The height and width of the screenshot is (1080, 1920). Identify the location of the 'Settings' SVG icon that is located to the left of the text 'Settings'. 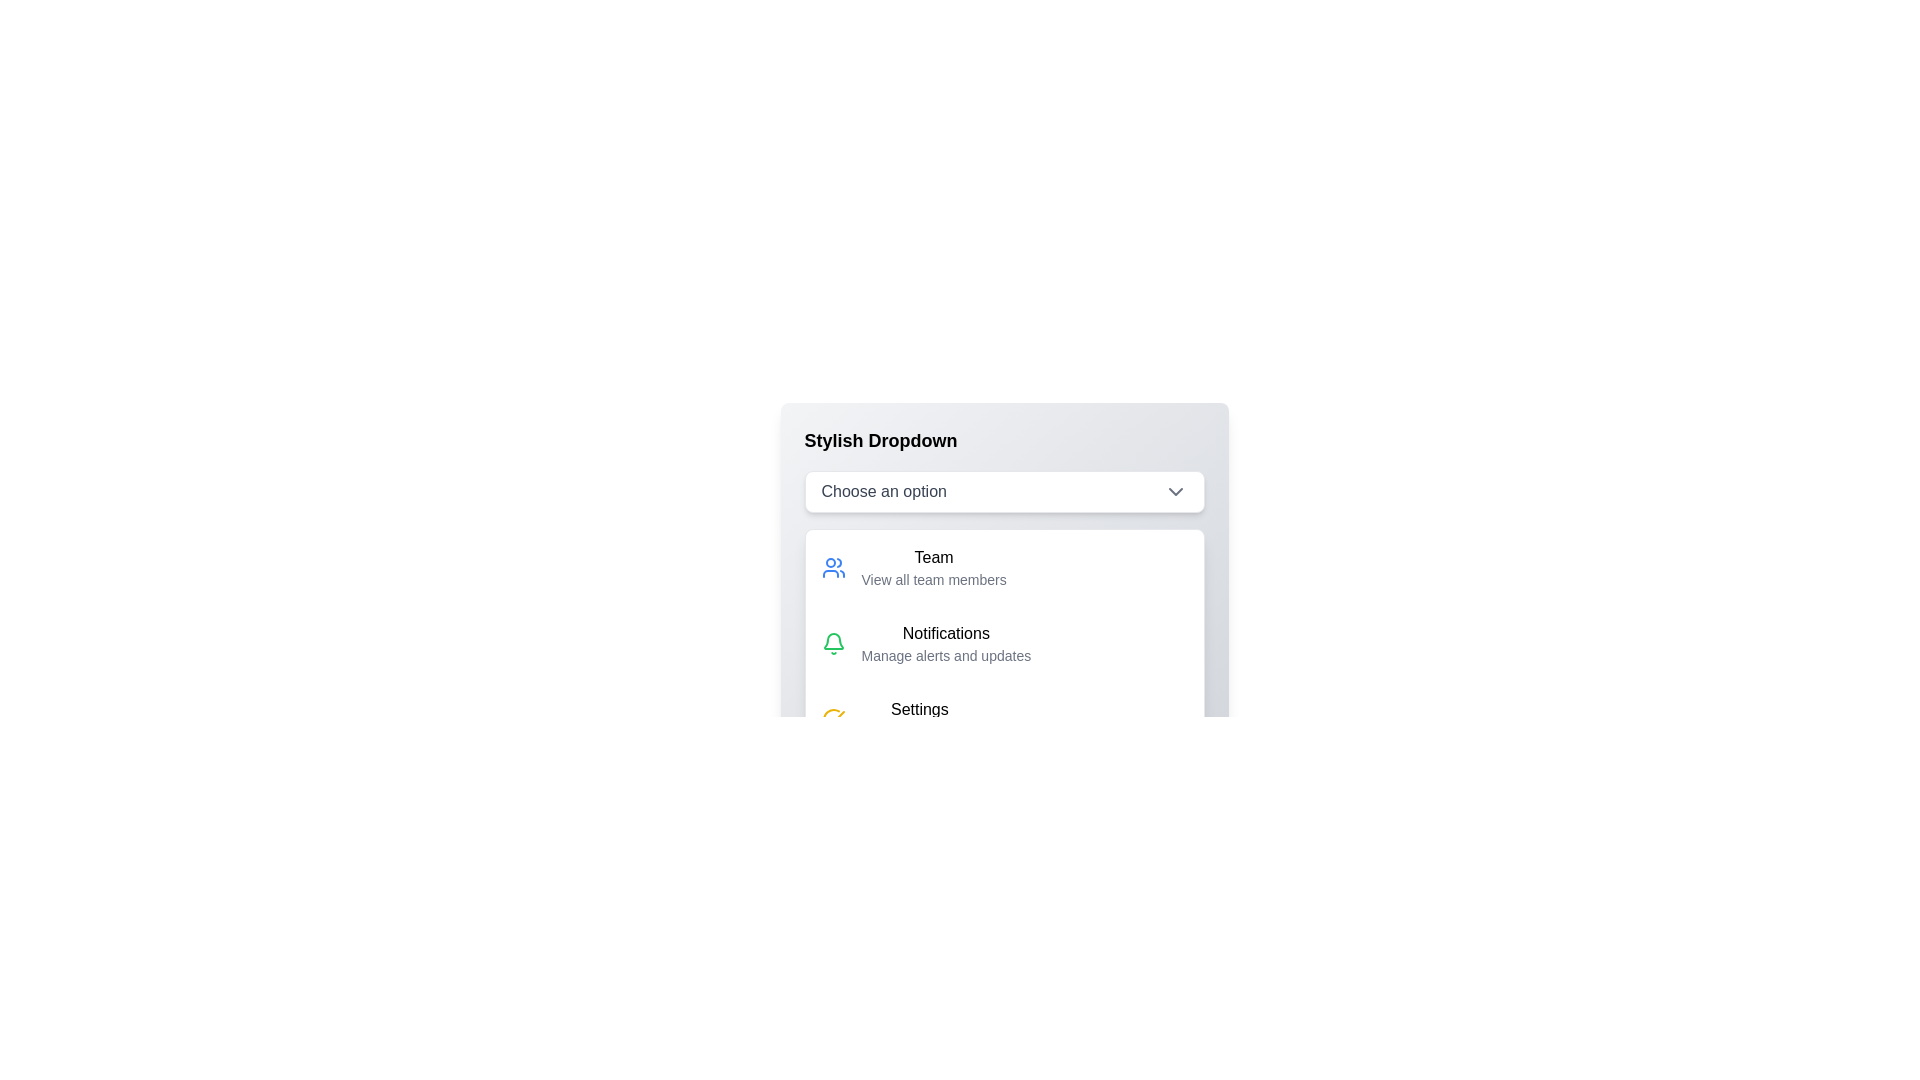
(833, 720).